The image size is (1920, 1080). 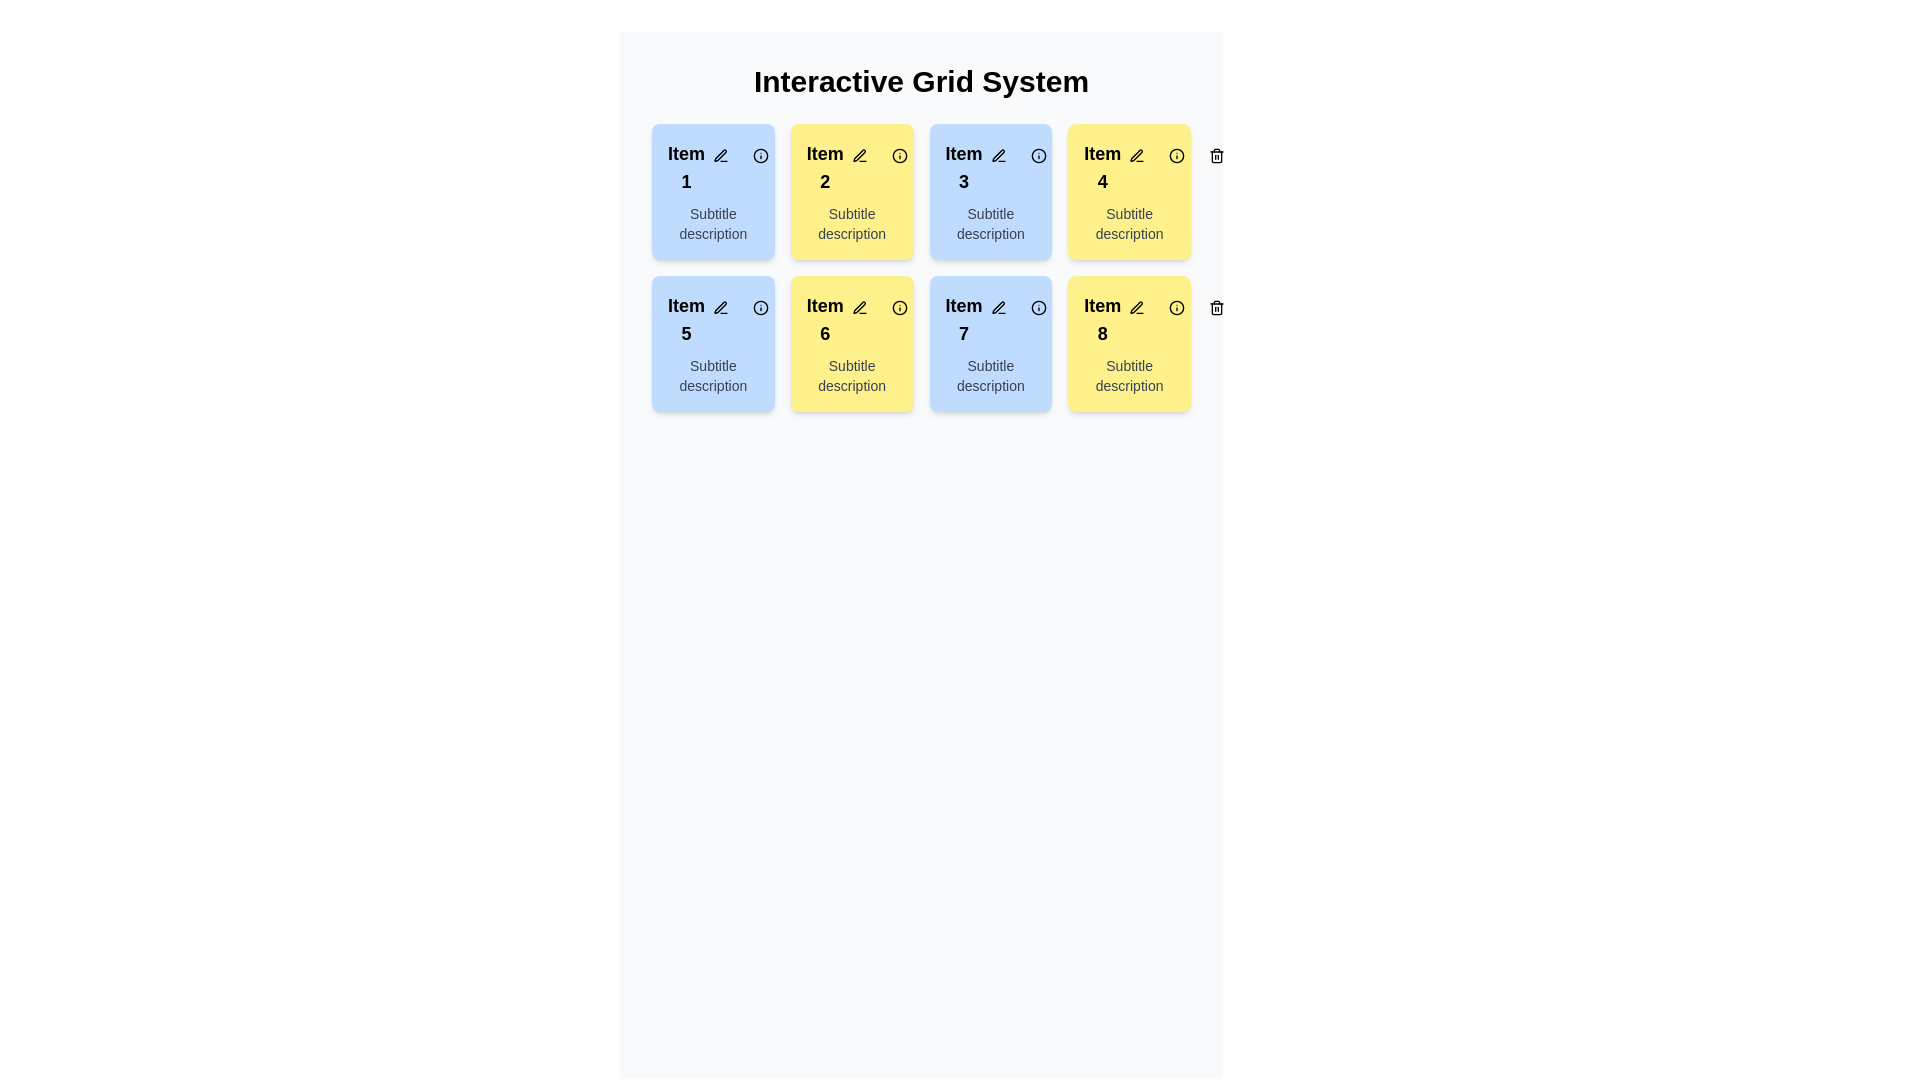 I want to click on the pen icon located at the top-right corner of the 'Item 6' card in the interactive grid, so click(x=859, y=307).